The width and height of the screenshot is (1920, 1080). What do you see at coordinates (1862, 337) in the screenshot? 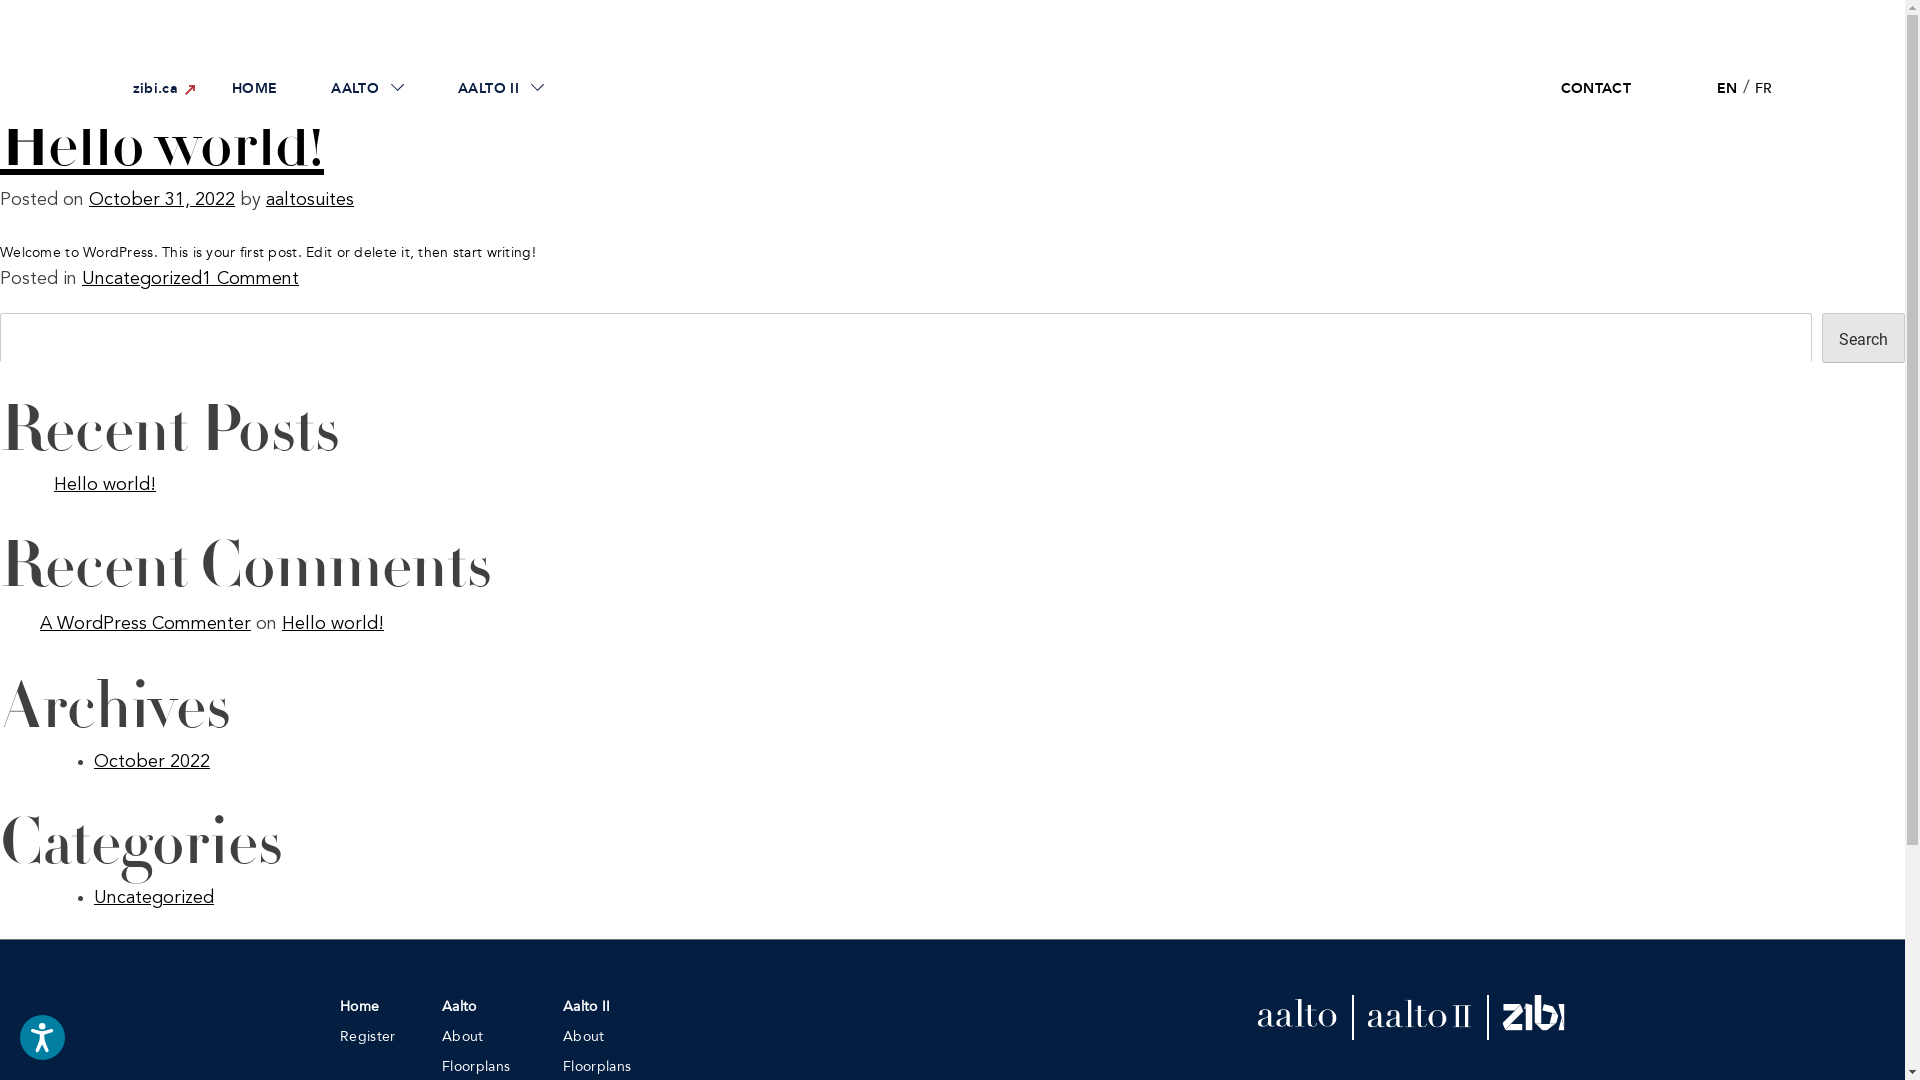
I see `'Search'` at bounding box center [1862, 337].